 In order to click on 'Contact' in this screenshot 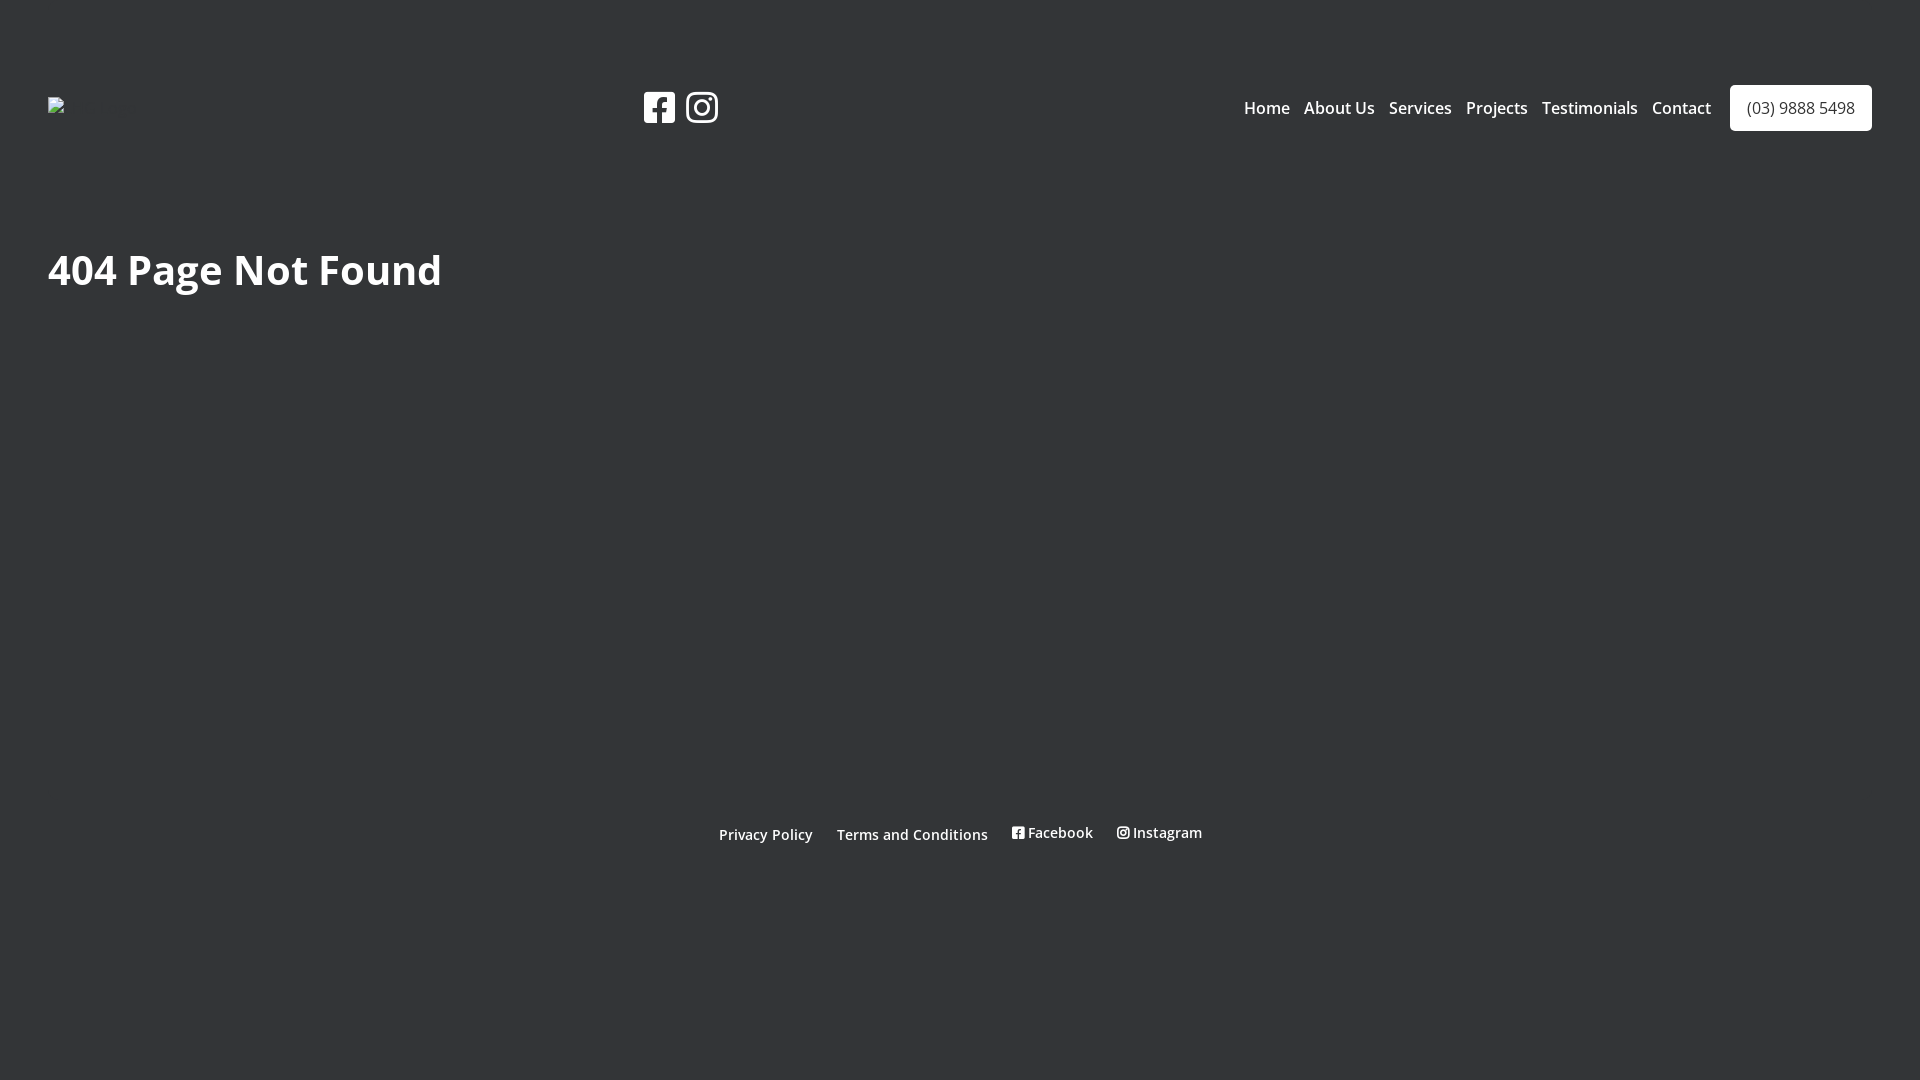, I will do `click(1651, 107)`.